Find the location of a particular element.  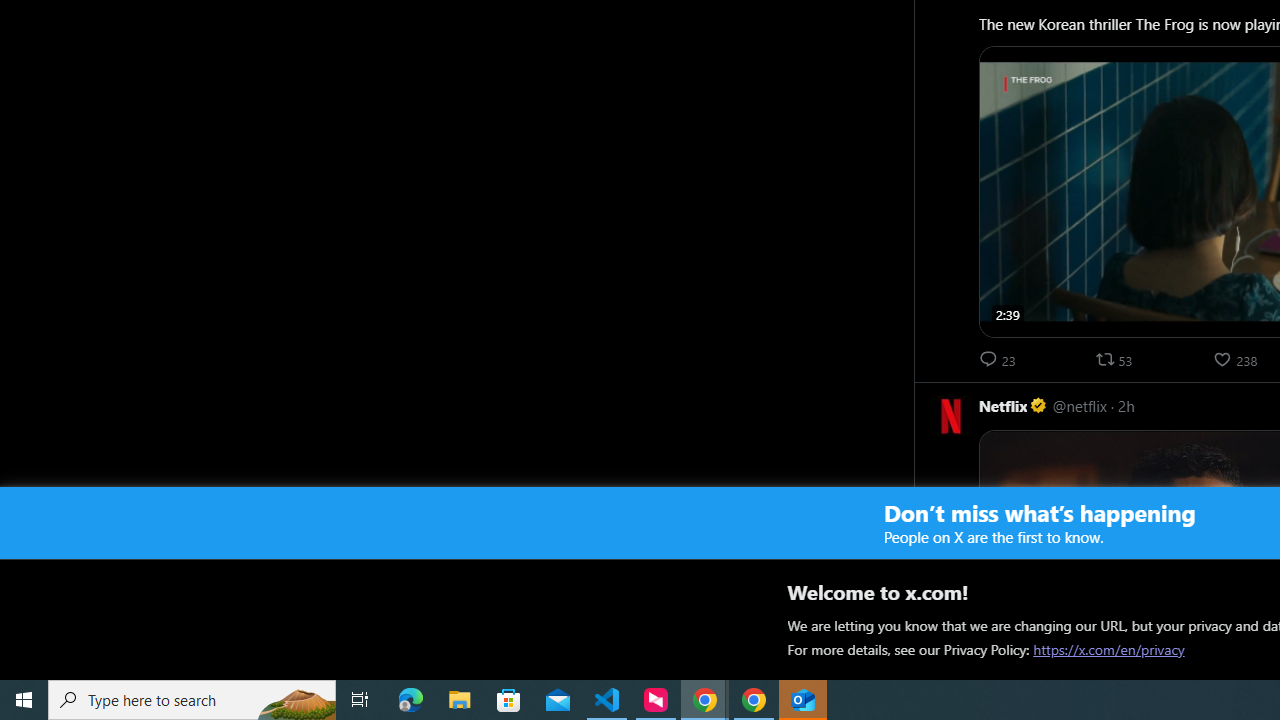

'53 reposts. Repost' is located at coordinates (1115, 358).